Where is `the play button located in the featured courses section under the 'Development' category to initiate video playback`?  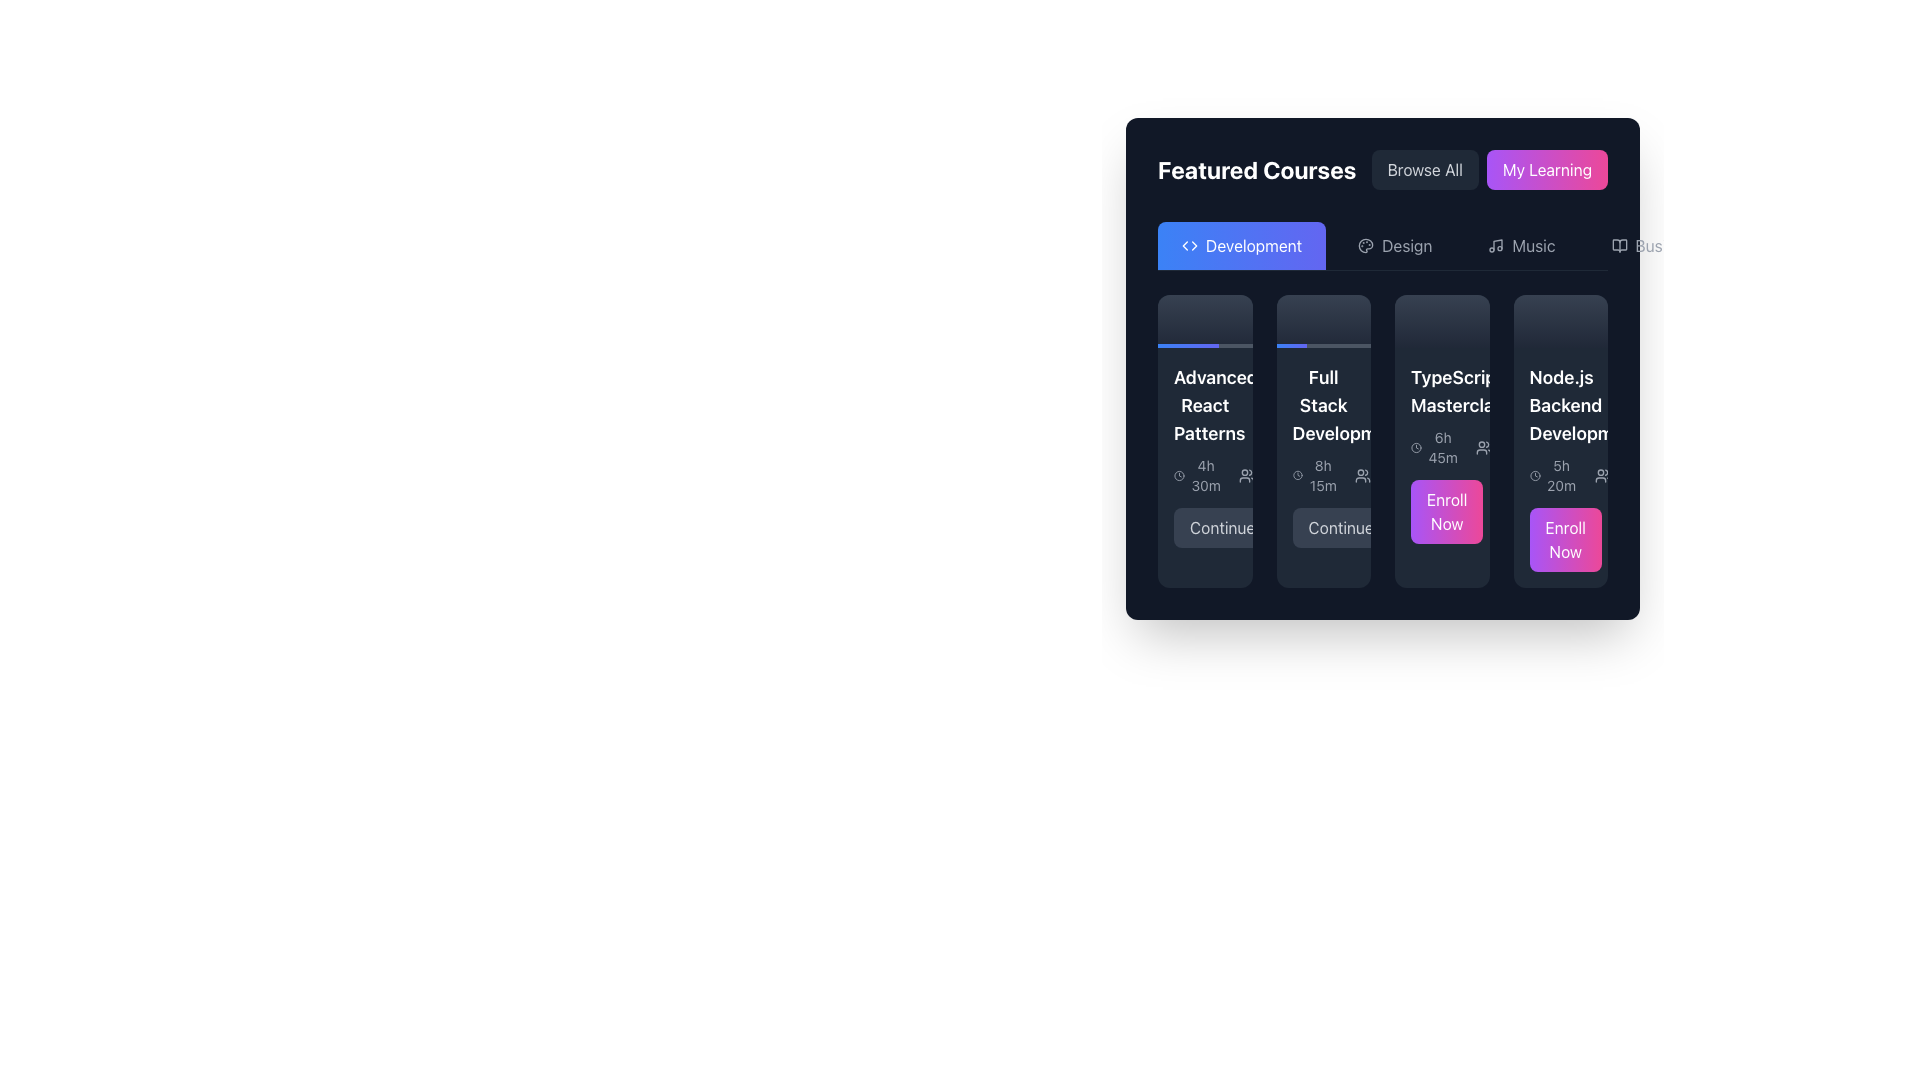
the play button located in the featured courses section under the 'Development' category to initiate video playback is located at coordinates (1204, 320).